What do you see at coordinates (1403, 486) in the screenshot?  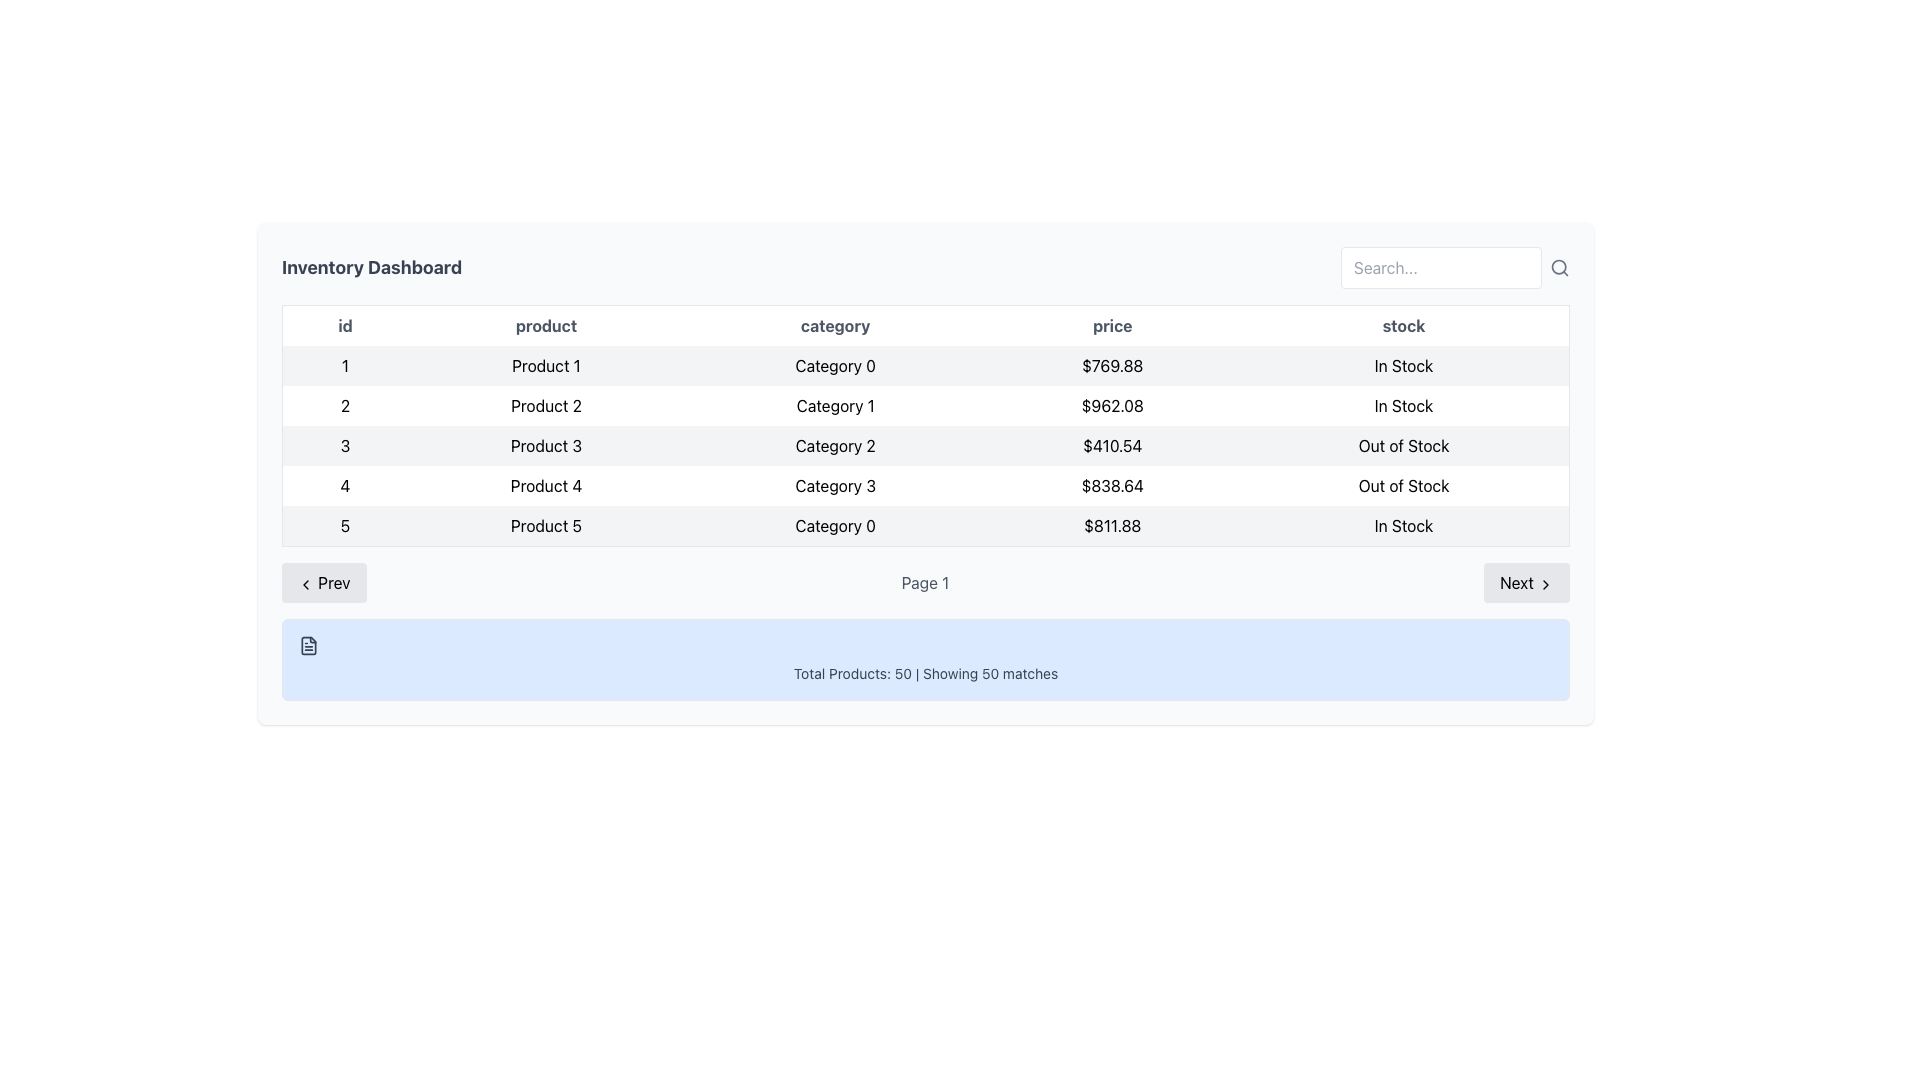 I see `the Text Label indicating 'Out of Stock' for 'Product 4', located in the fifth column of the fourth row of the inventory table` at bounding box center [1403, 486].